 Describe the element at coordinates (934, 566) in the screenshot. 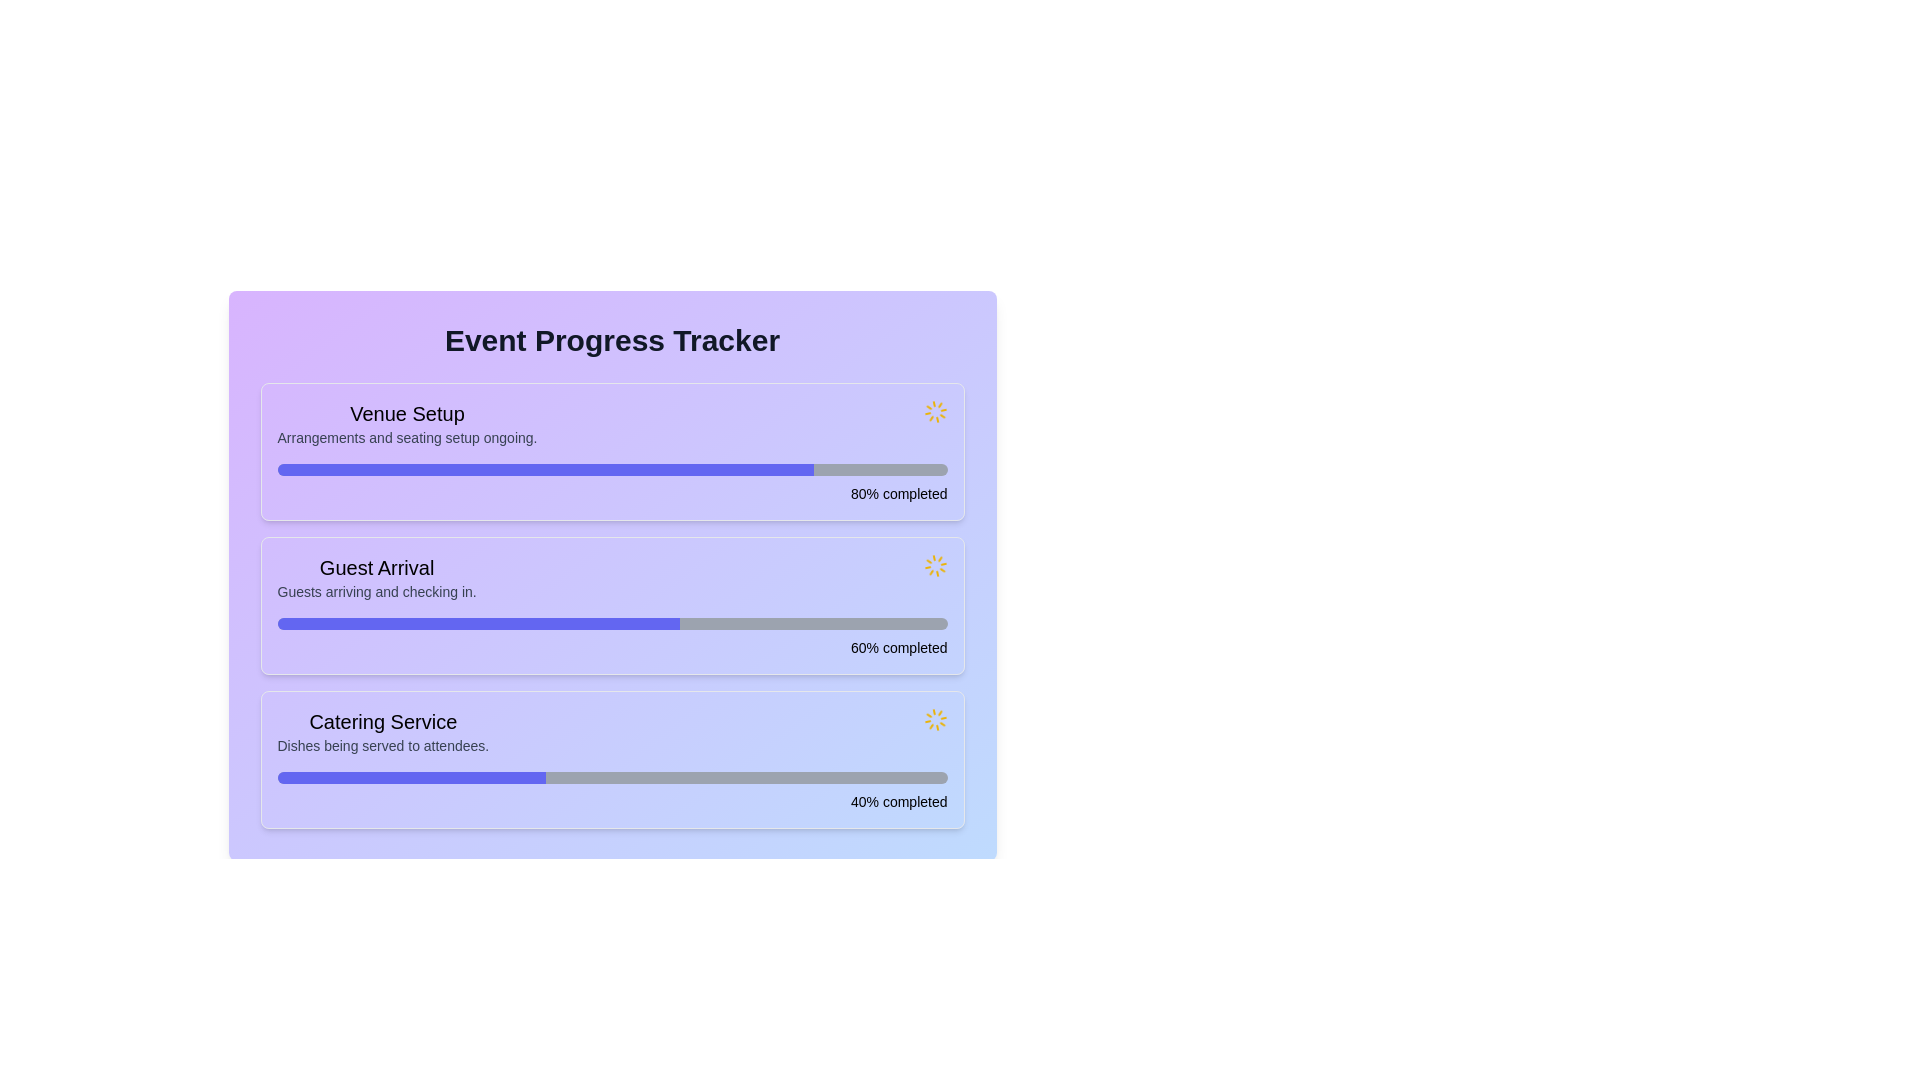

I see `the spinning loader icon located in the second row of the event progress tracker, adjacent to the 'Guest Arrival' row` at that location.